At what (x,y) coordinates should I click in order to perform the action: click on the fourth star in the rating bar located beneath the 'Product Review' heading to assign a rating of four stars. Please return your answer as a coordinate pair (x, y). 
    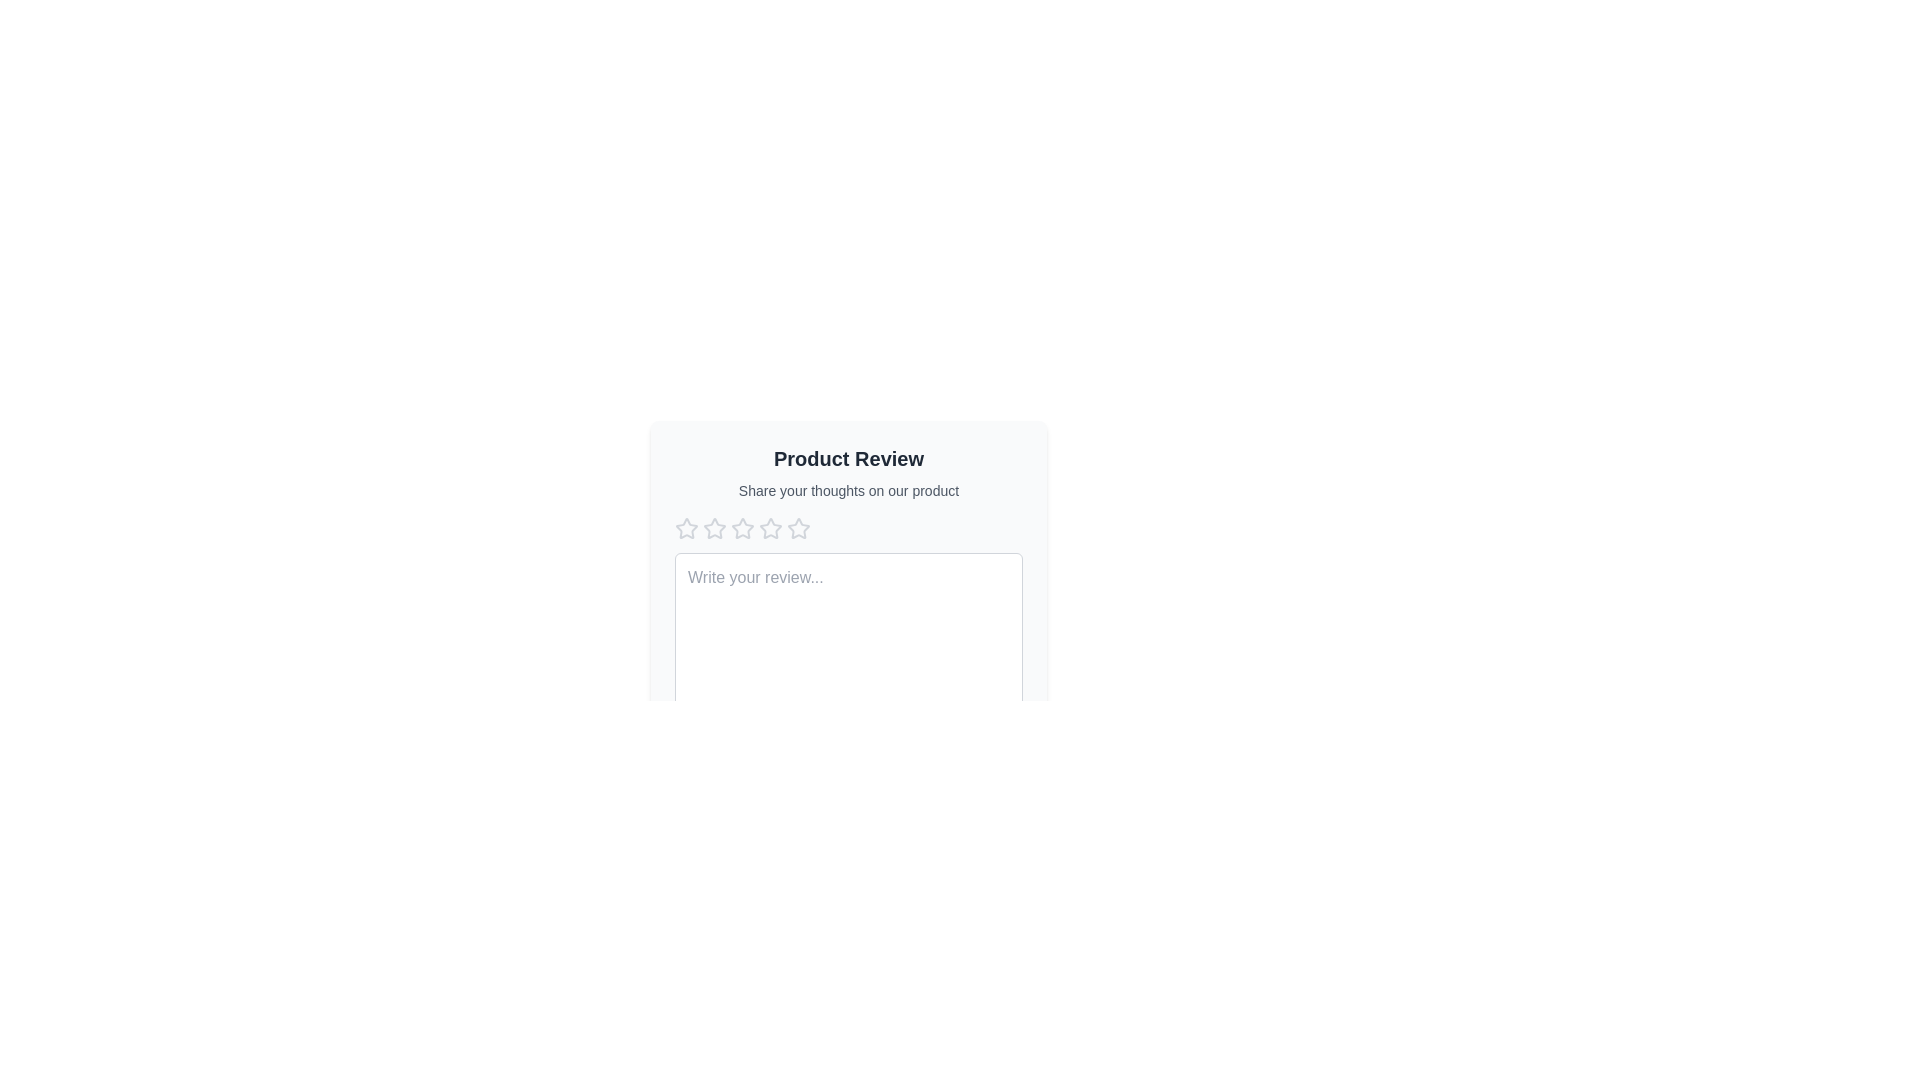
    Looking at the image, I should click on (770, 527).